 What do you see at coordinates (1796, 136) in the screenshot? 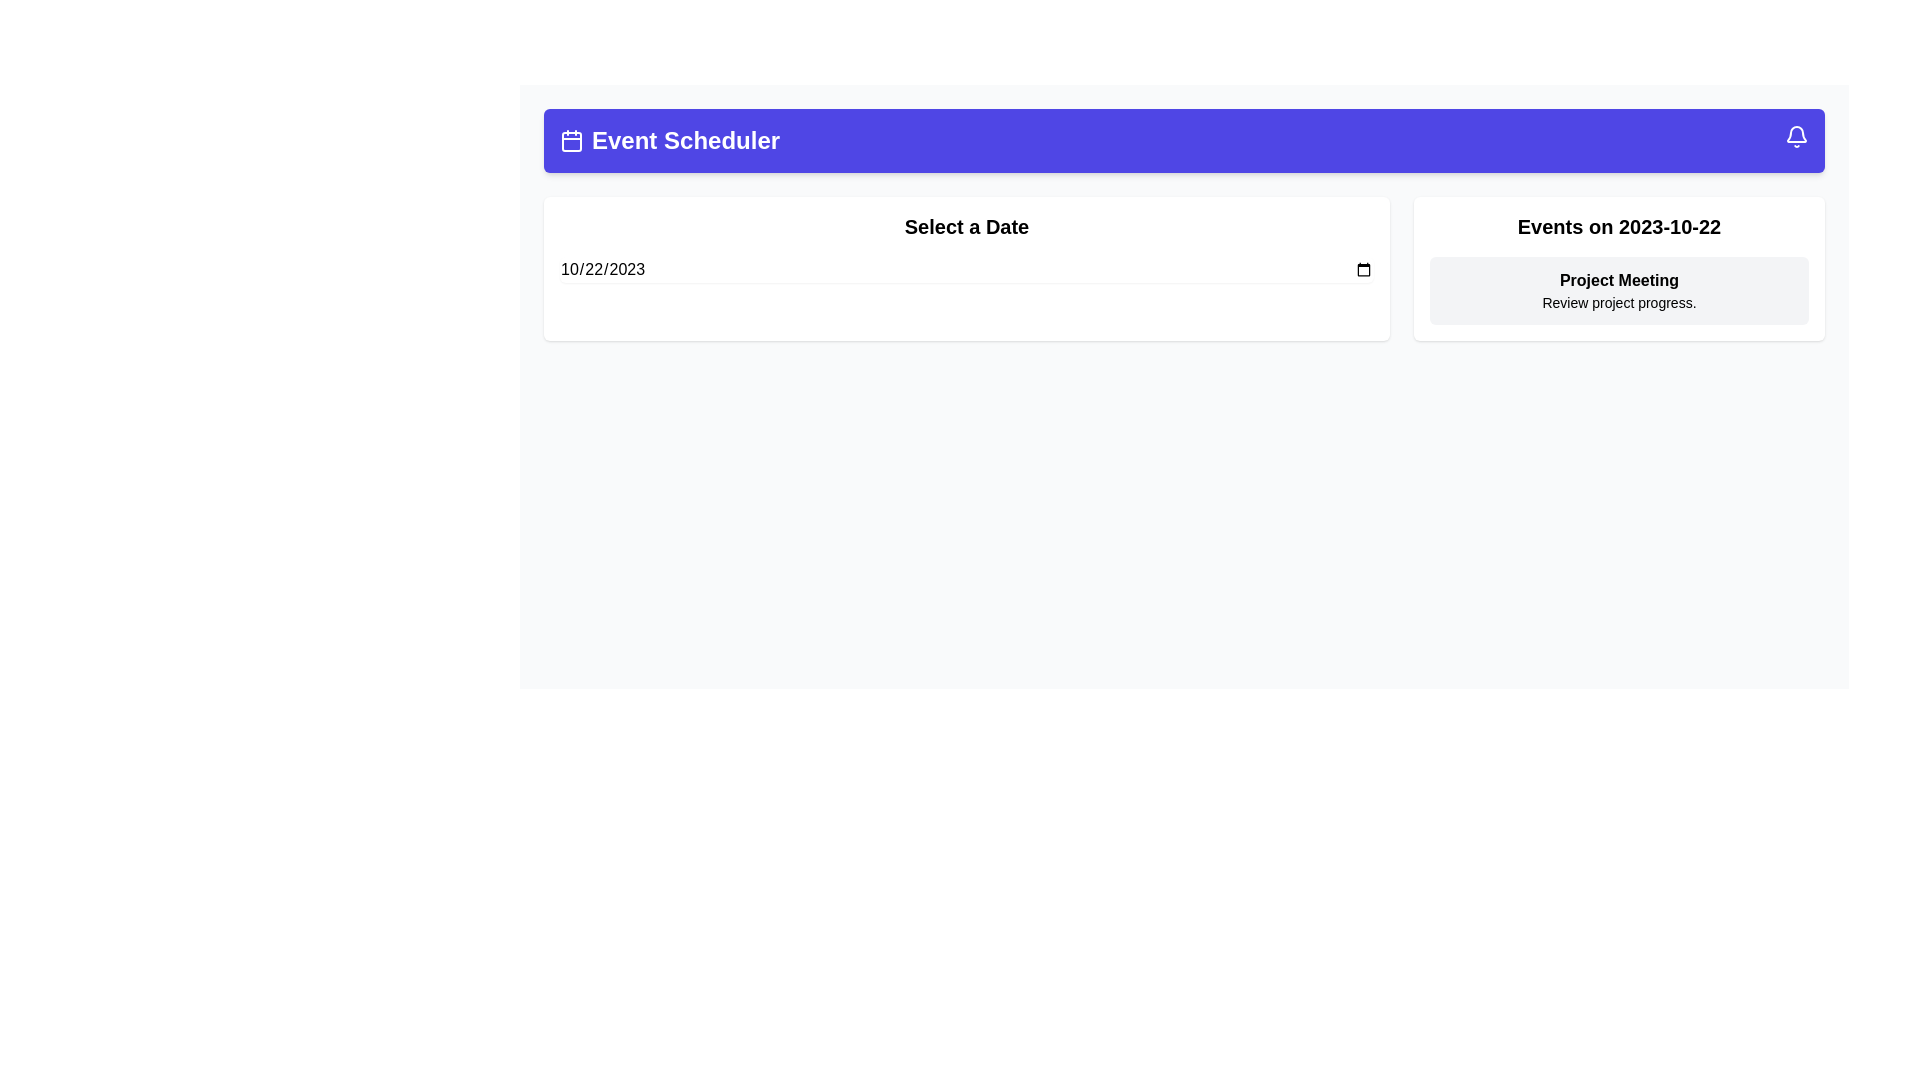
I see `the notification bell icon, which is a bell-shaped icon with a purple background located in the top right corner of the application header bar, near the 'Event Scheduler' label` at bounding box center [1796, 136].